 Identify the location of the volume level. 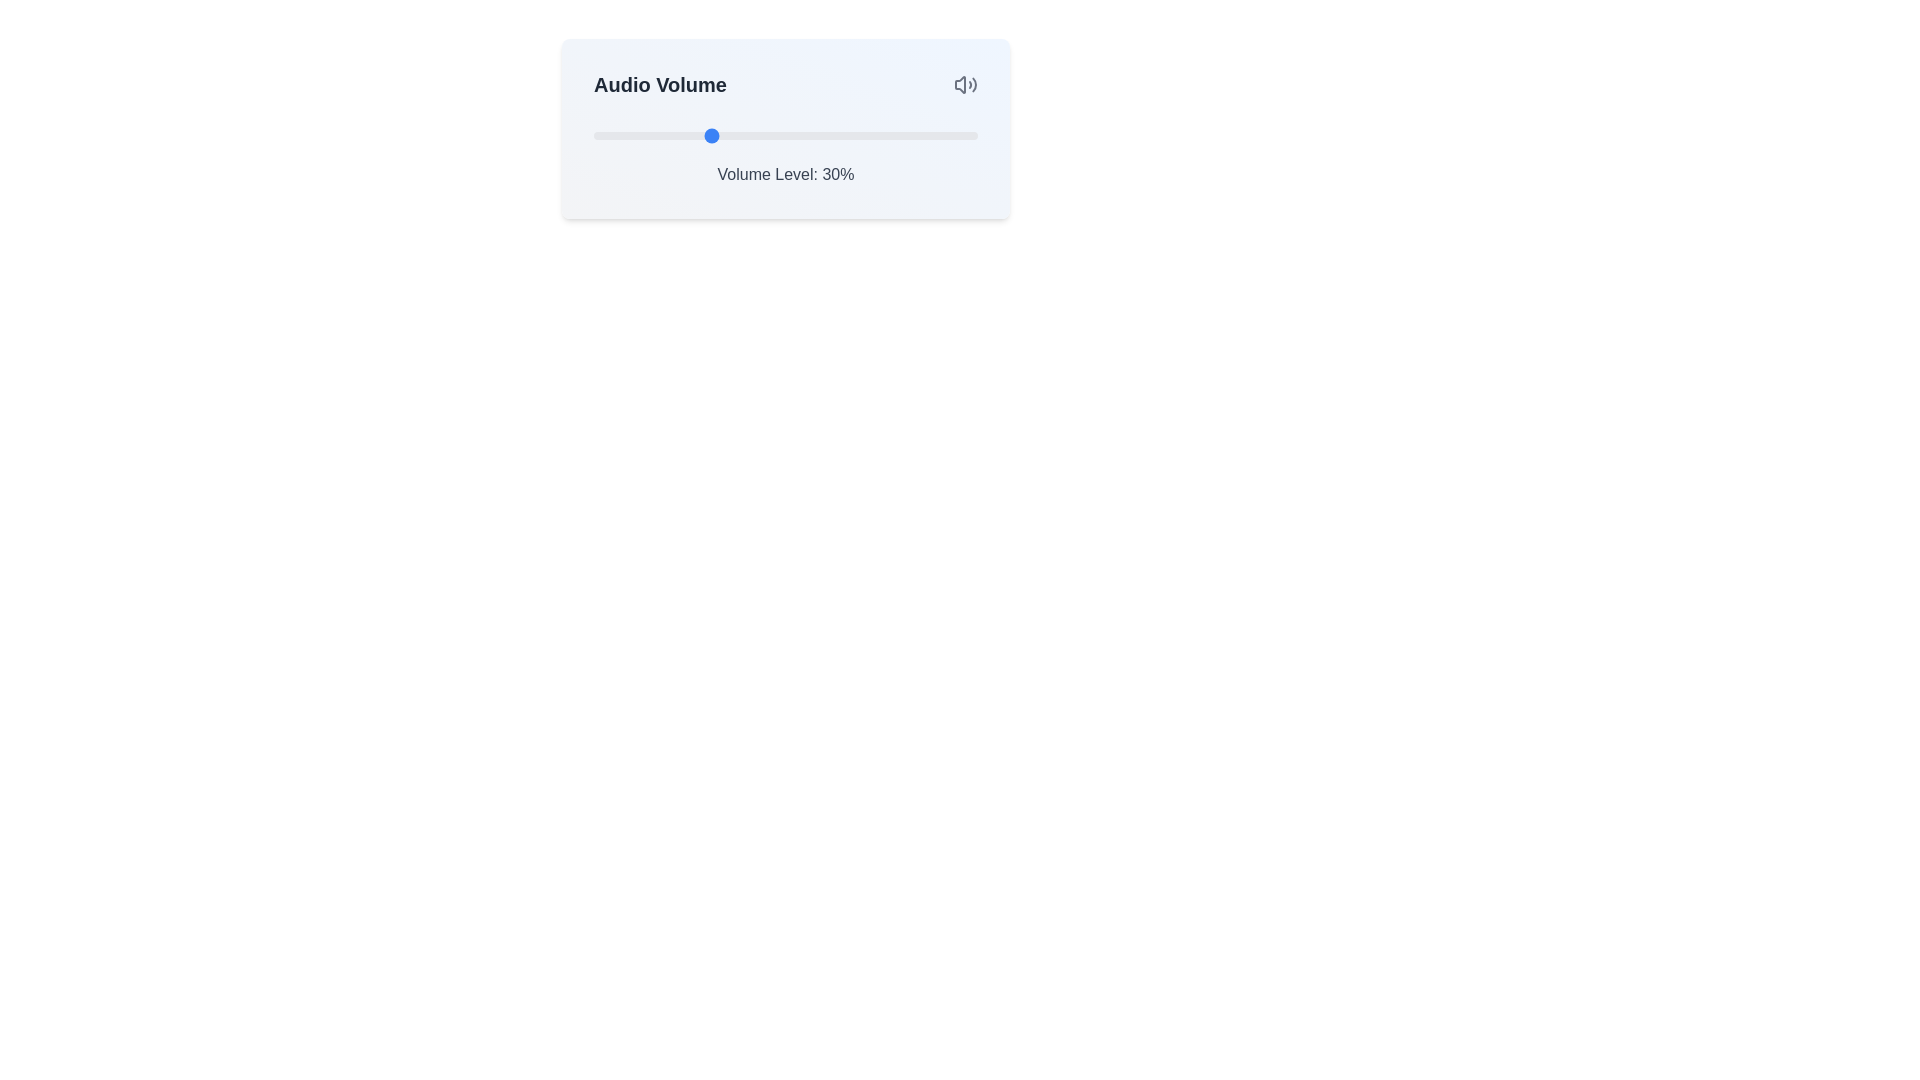
(670, 135).